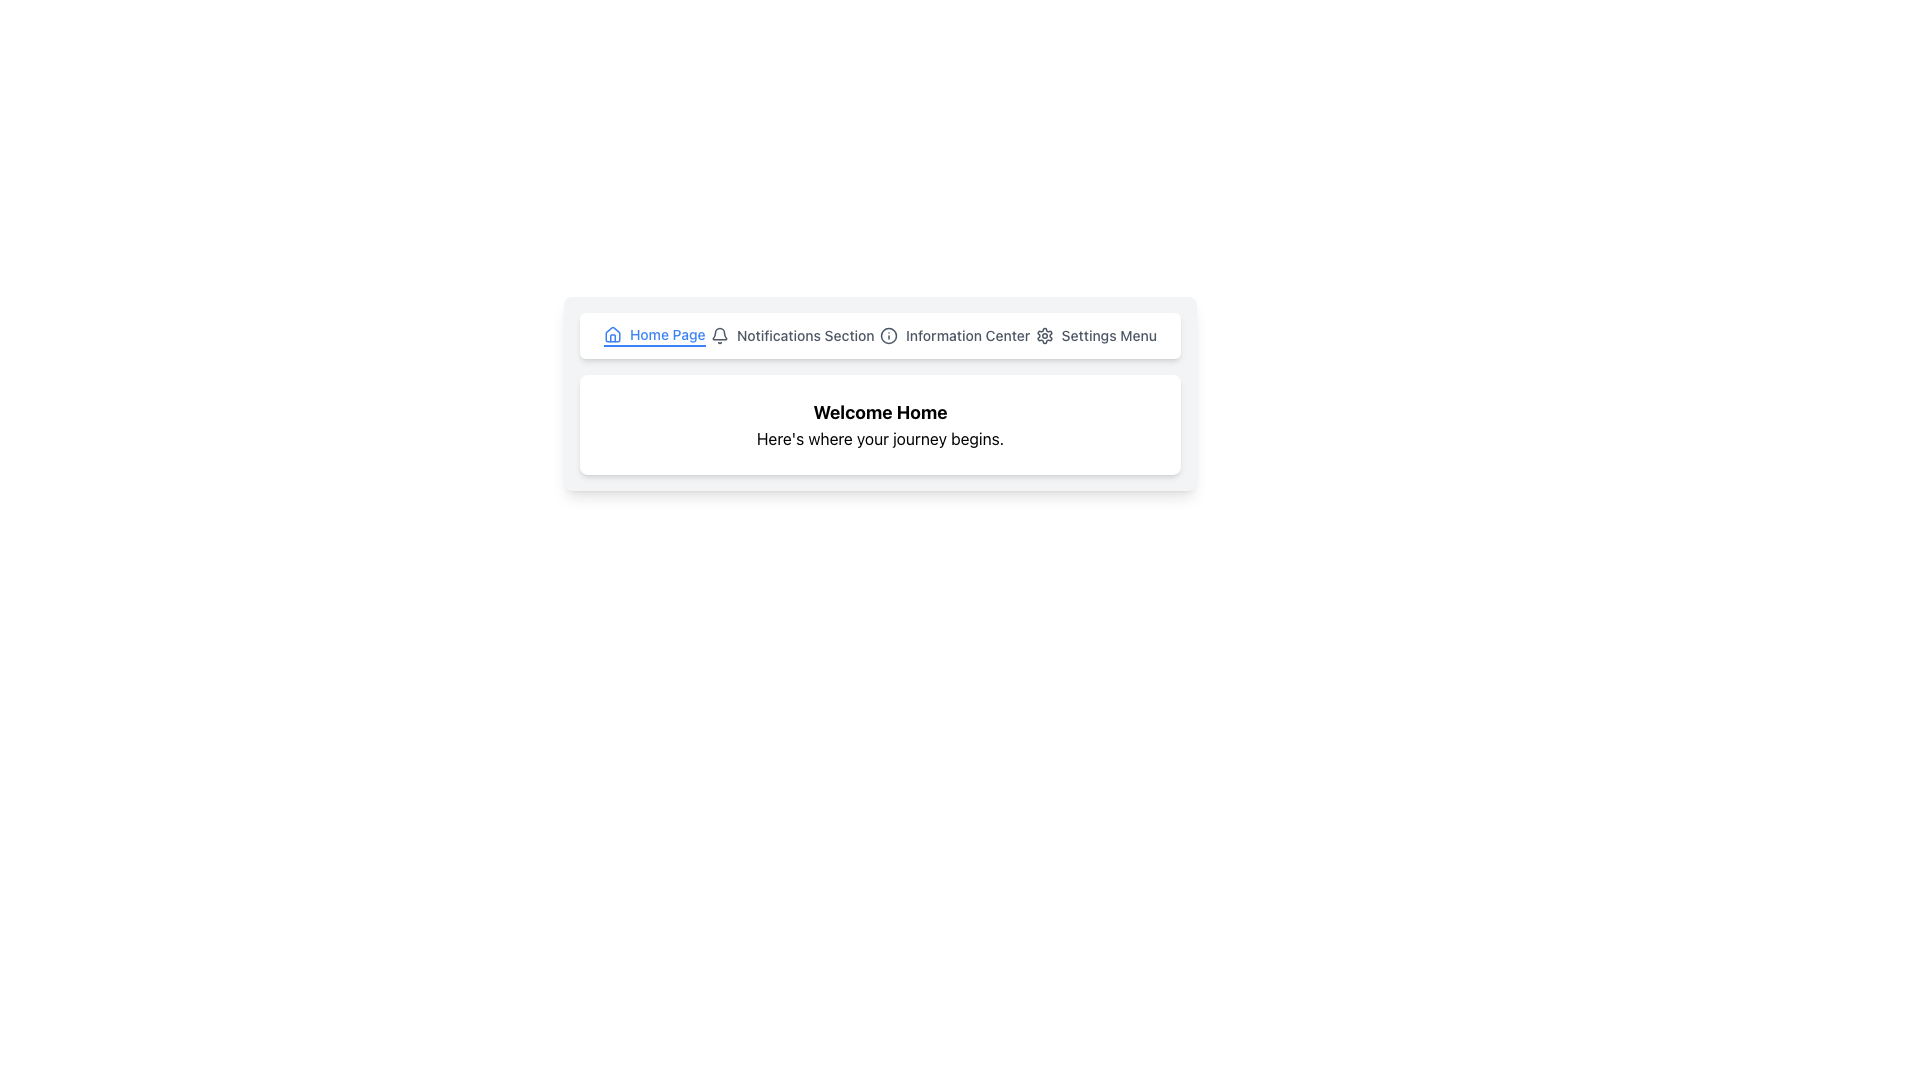 The width and height of the screenshot is (1920, 1080). I want to click on the Settings Button located, so click(1094, 334).